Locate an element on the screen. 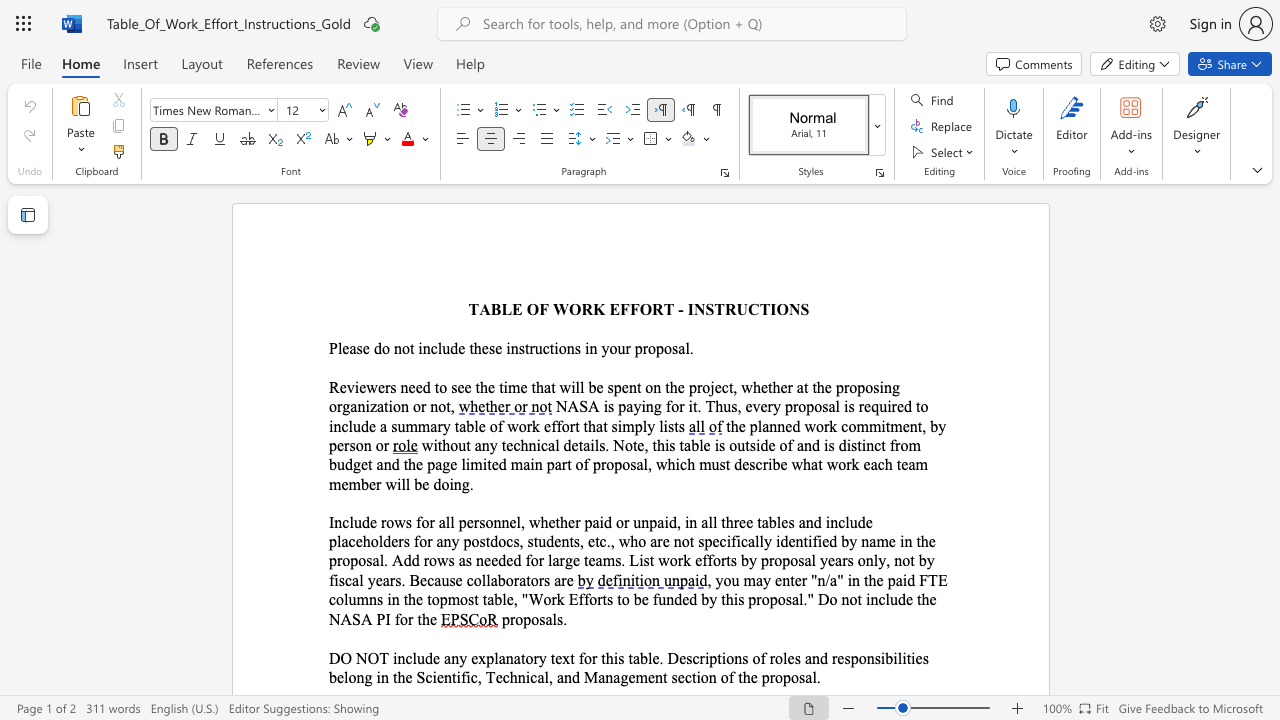 This screenshot has width=1280, height=720. the subset text "de placeholders for any postdocs, students, etc., who are not specif" within the text "Include rows for all personnel, whether paid or unpaid, in all three tables and include placeholders for any postdocs, students, etc., who are not specifically" is located at coordinates (857, 521).